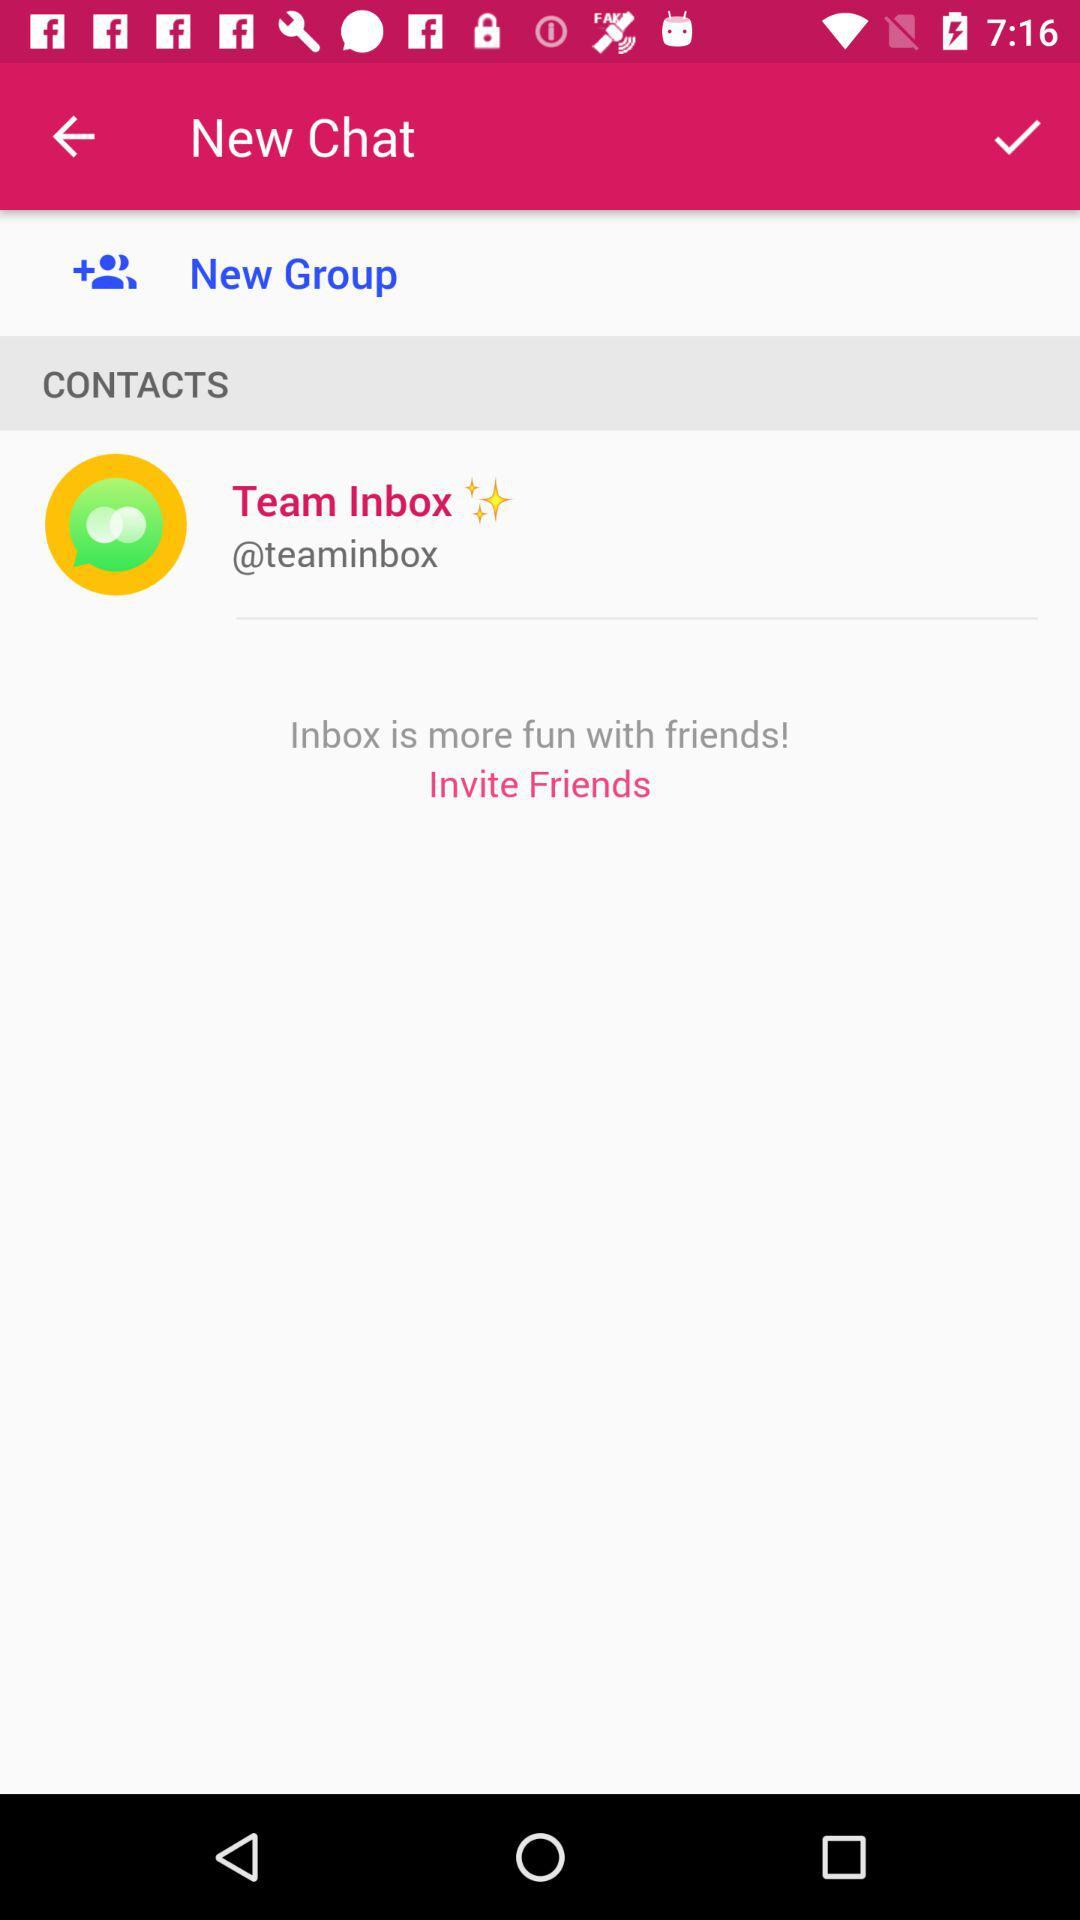 The width and height of the screenshot is (1080, 1920). Describe the element at coordinates (1017, 135) in the screenshot. I see `the icon to the right of new chat` at that location.